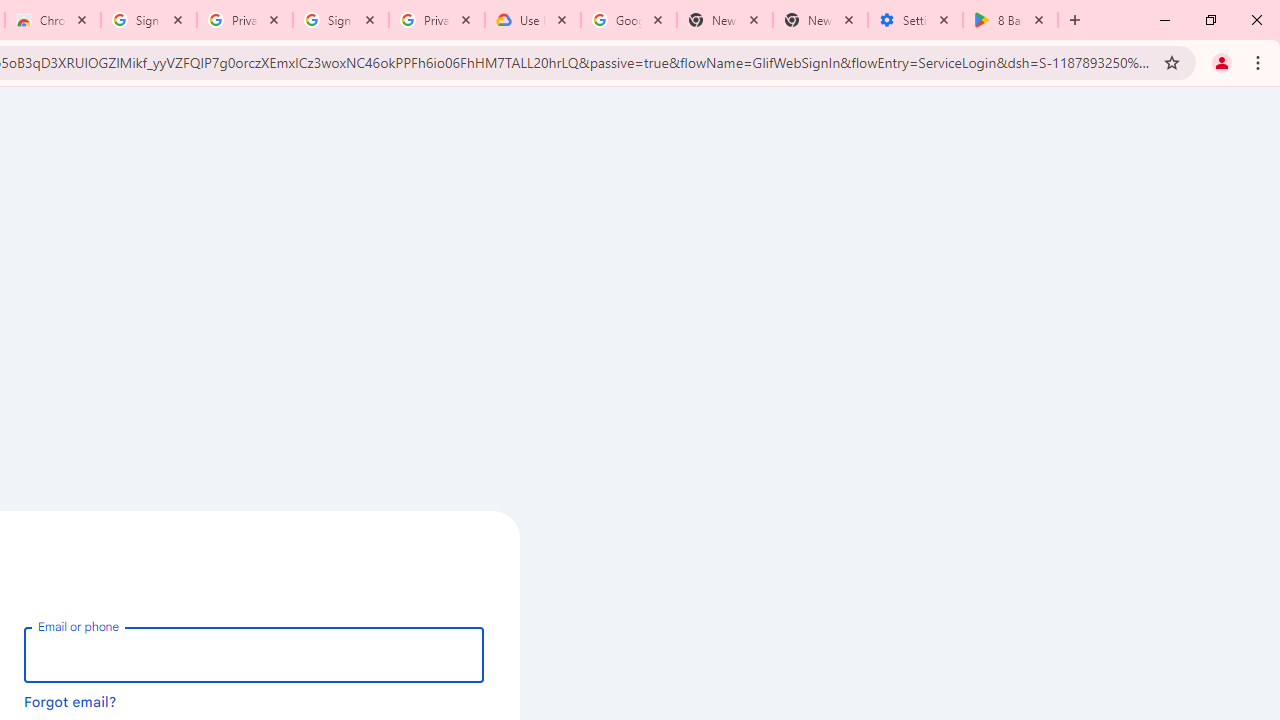  Describe the element at coordinates (820, 20) in the screenshot. I see `'New Tab'` at that location.